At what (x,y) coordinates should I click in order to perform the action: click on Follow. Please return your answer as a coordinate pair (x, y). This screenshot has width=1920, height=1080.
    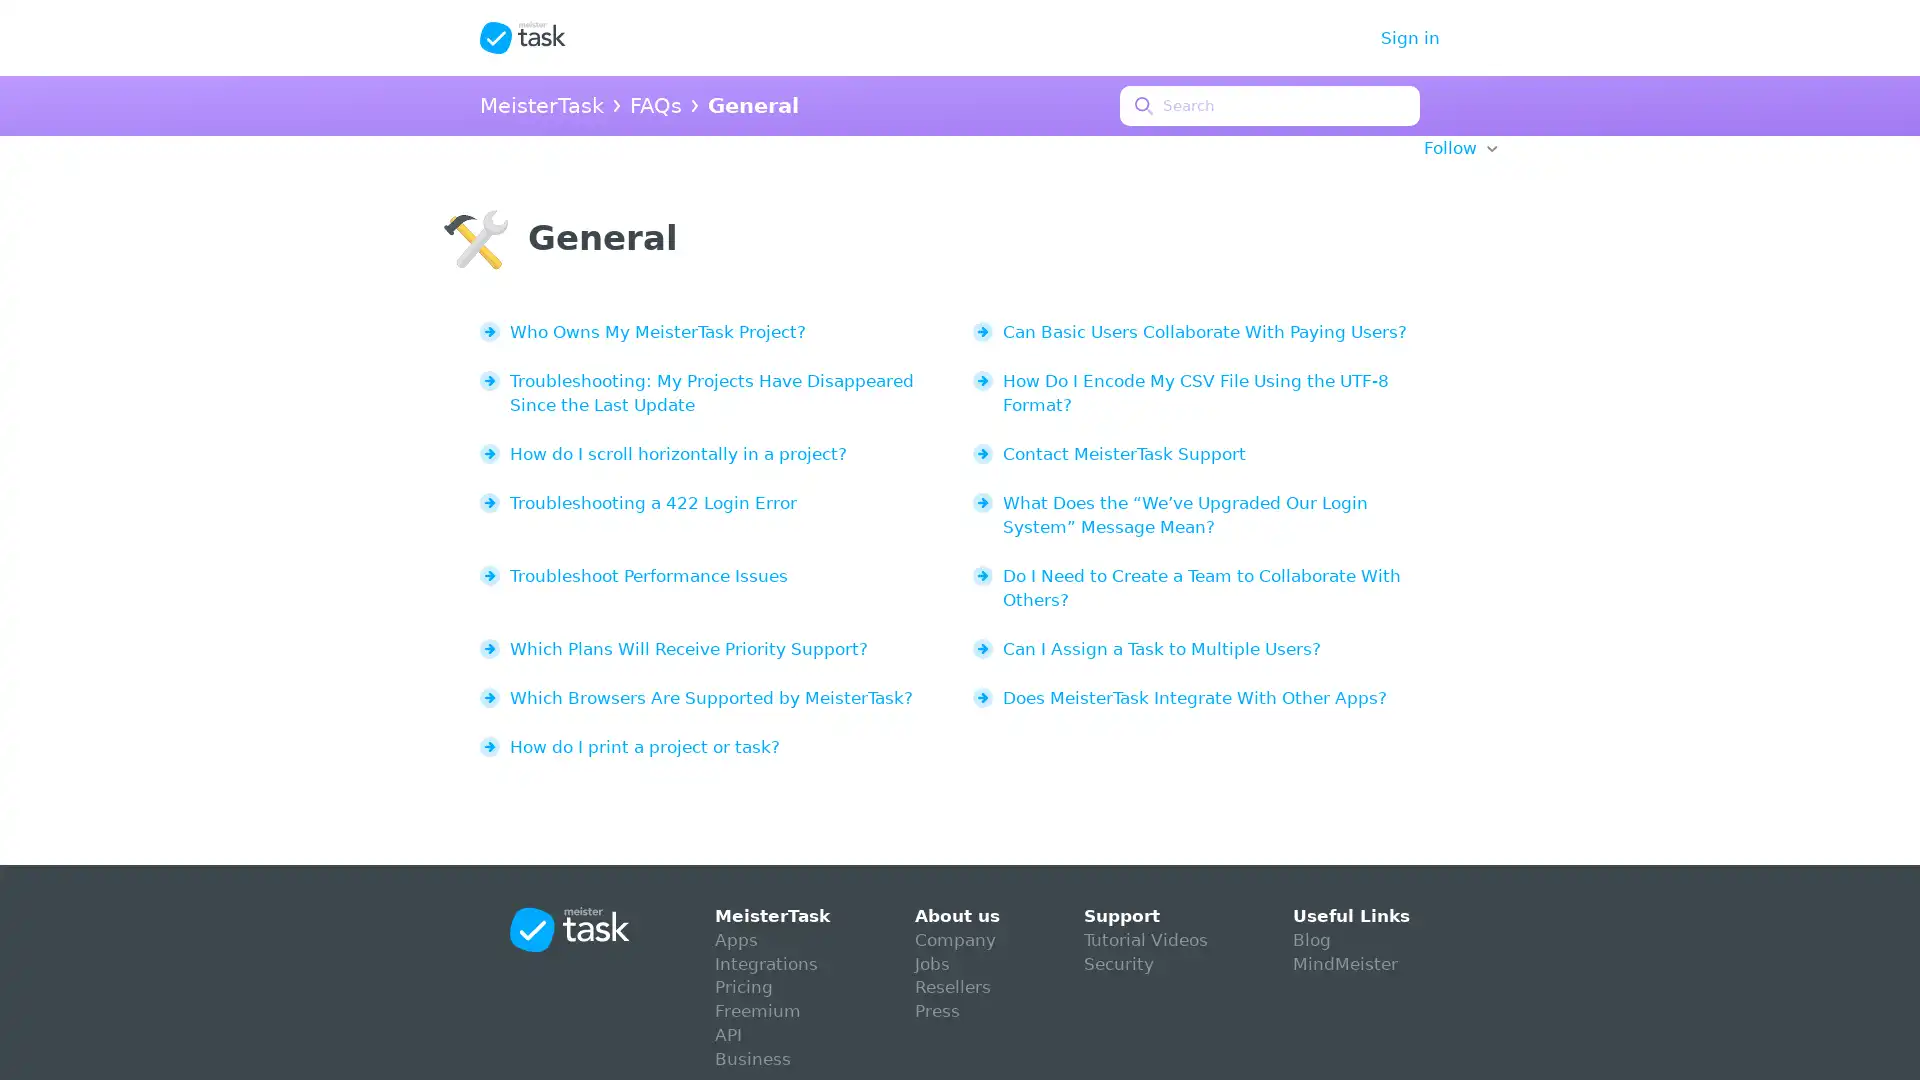
    Looking at the image, I should click on (1459, 147).